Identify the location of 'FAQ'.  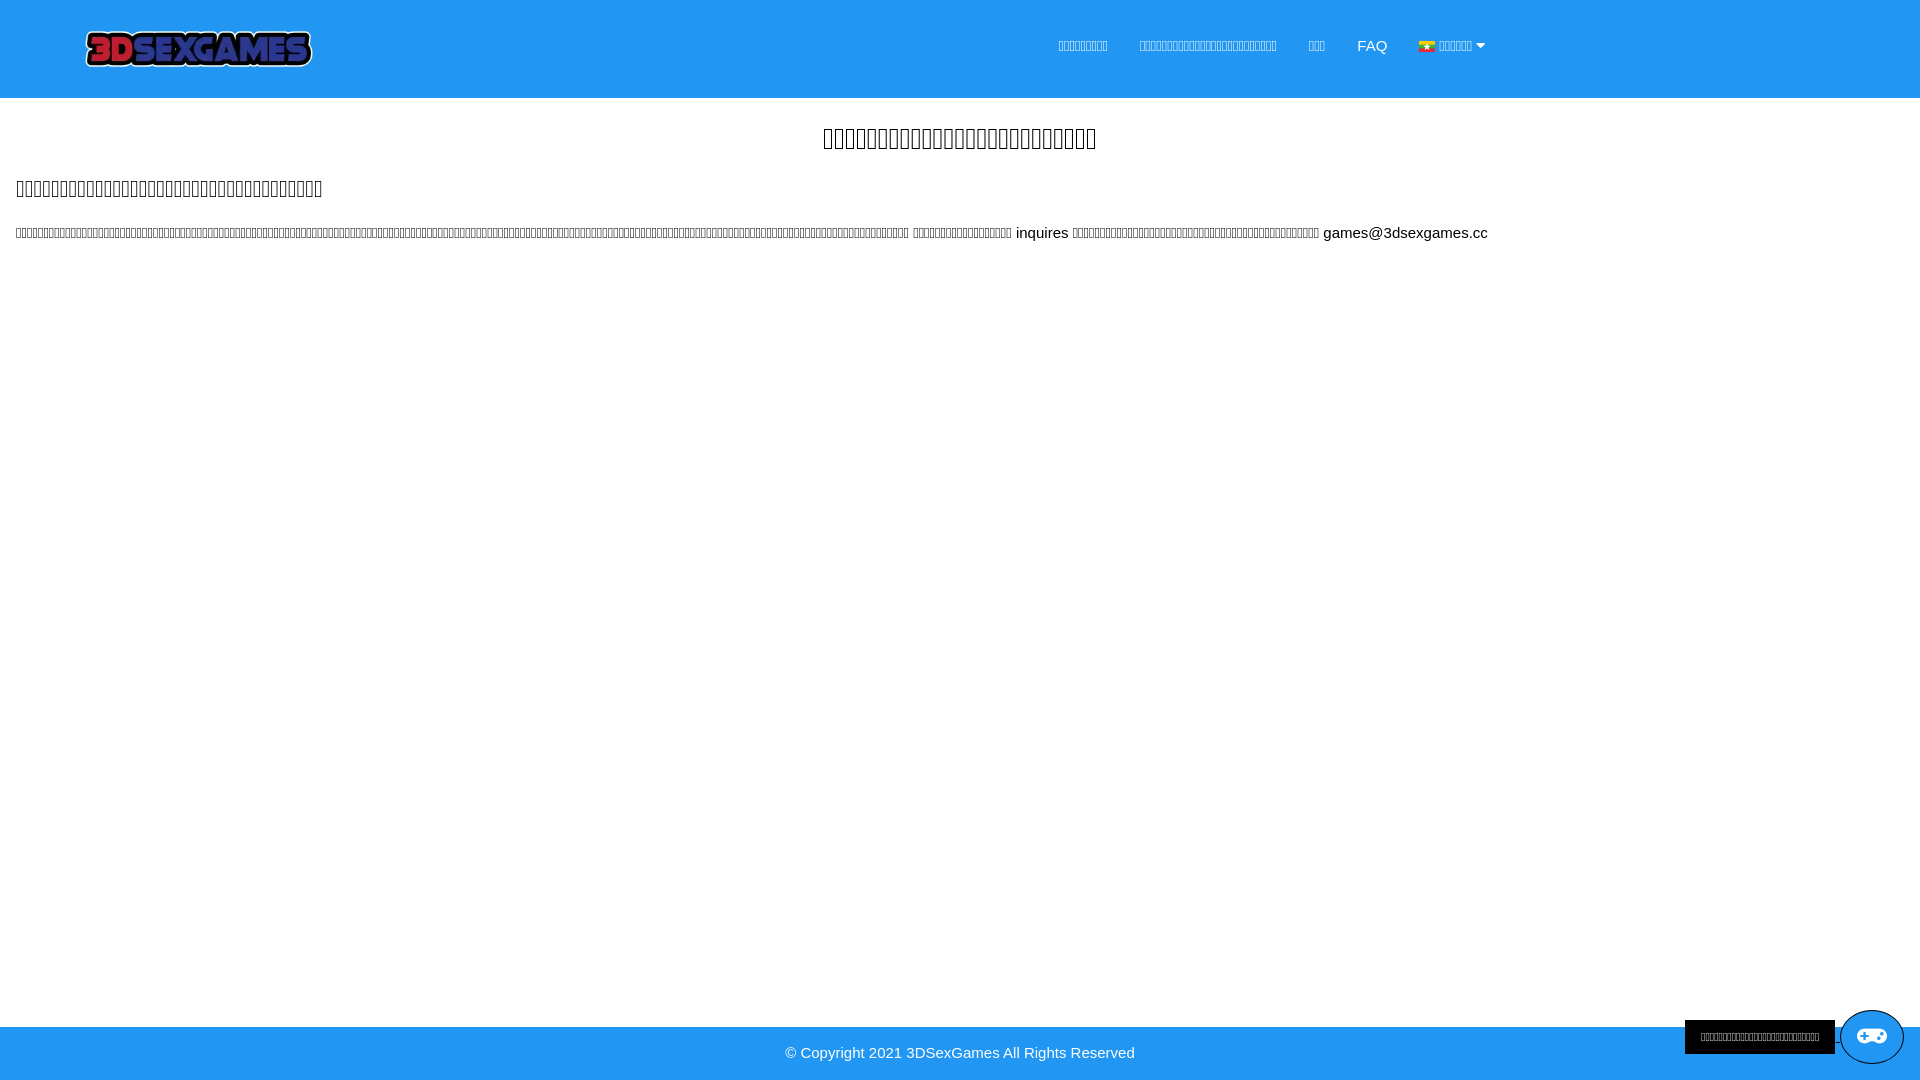
(1371, 45).